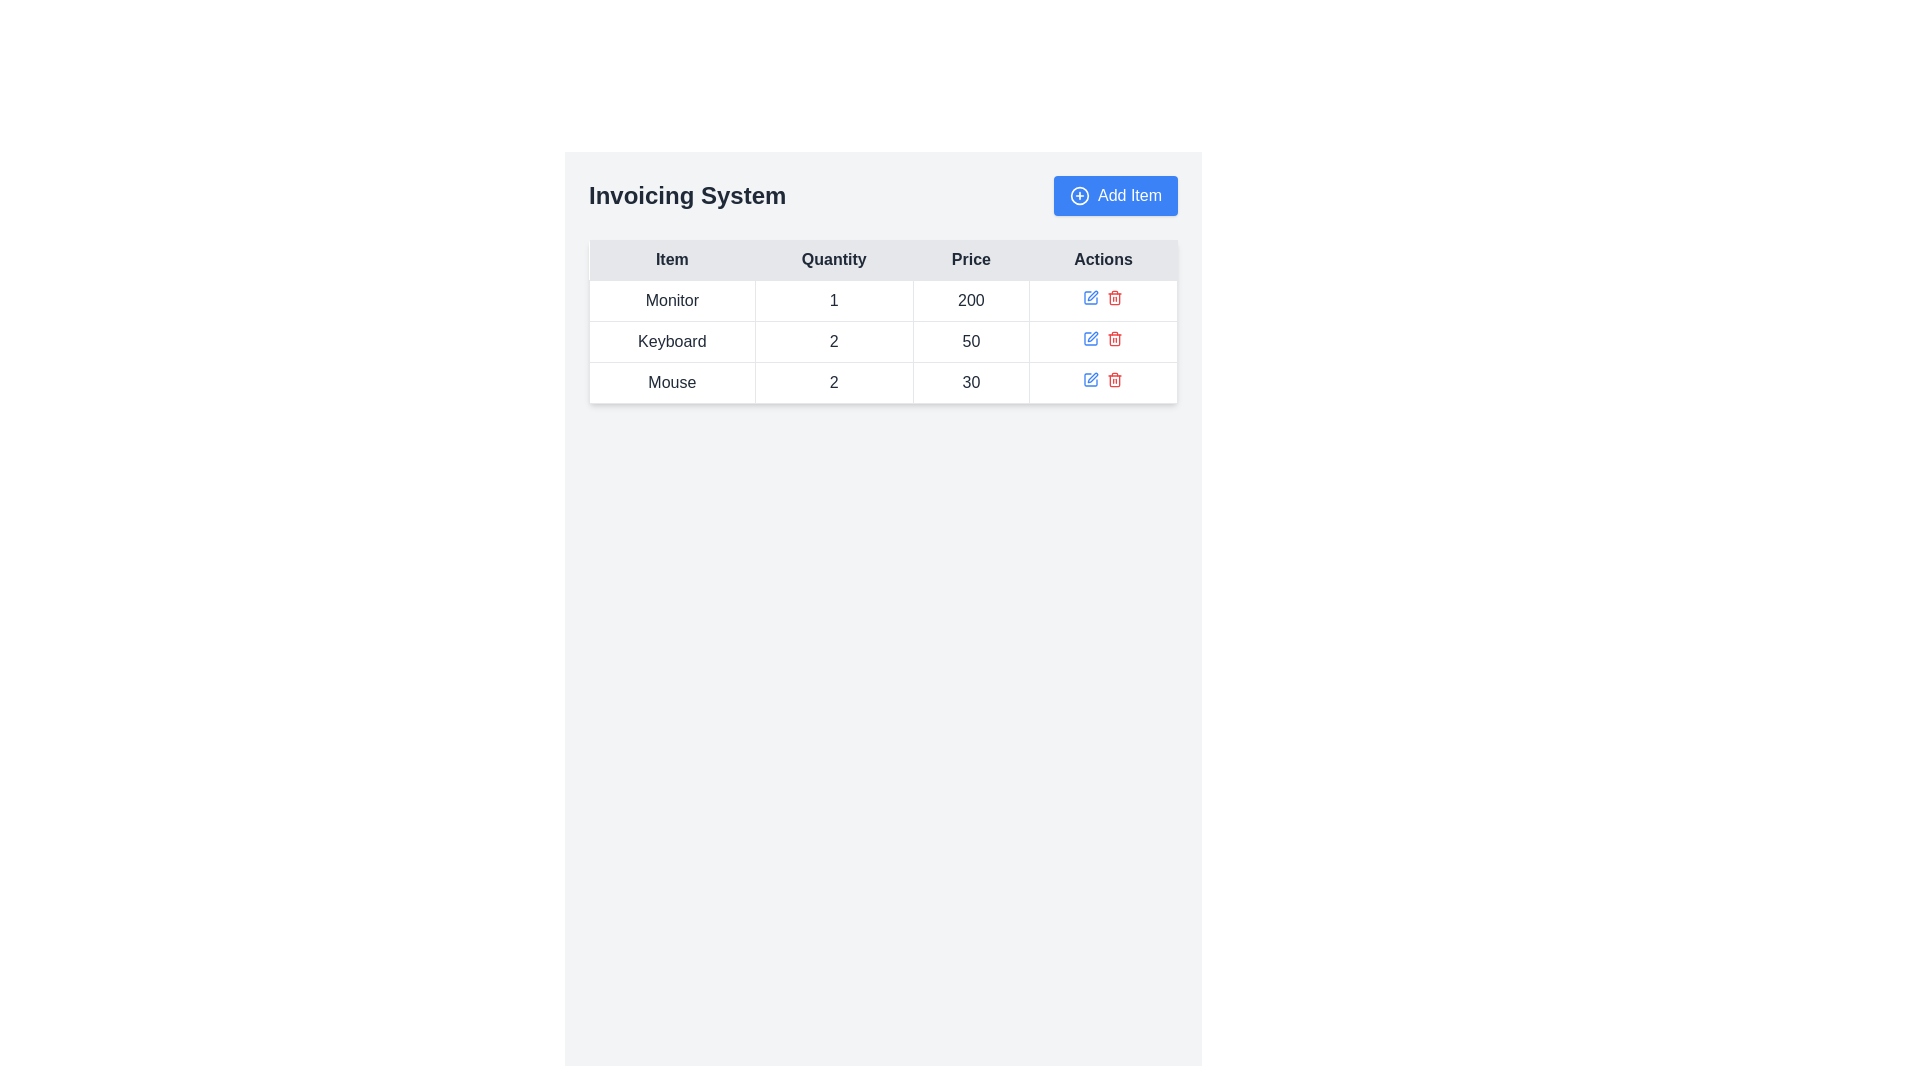 This screenshot has width=1920, height=1080. I want to click on the circular outline of the plus icon within the 'Add Item' button, located at the top-right of the interface, so click(1079, 196).